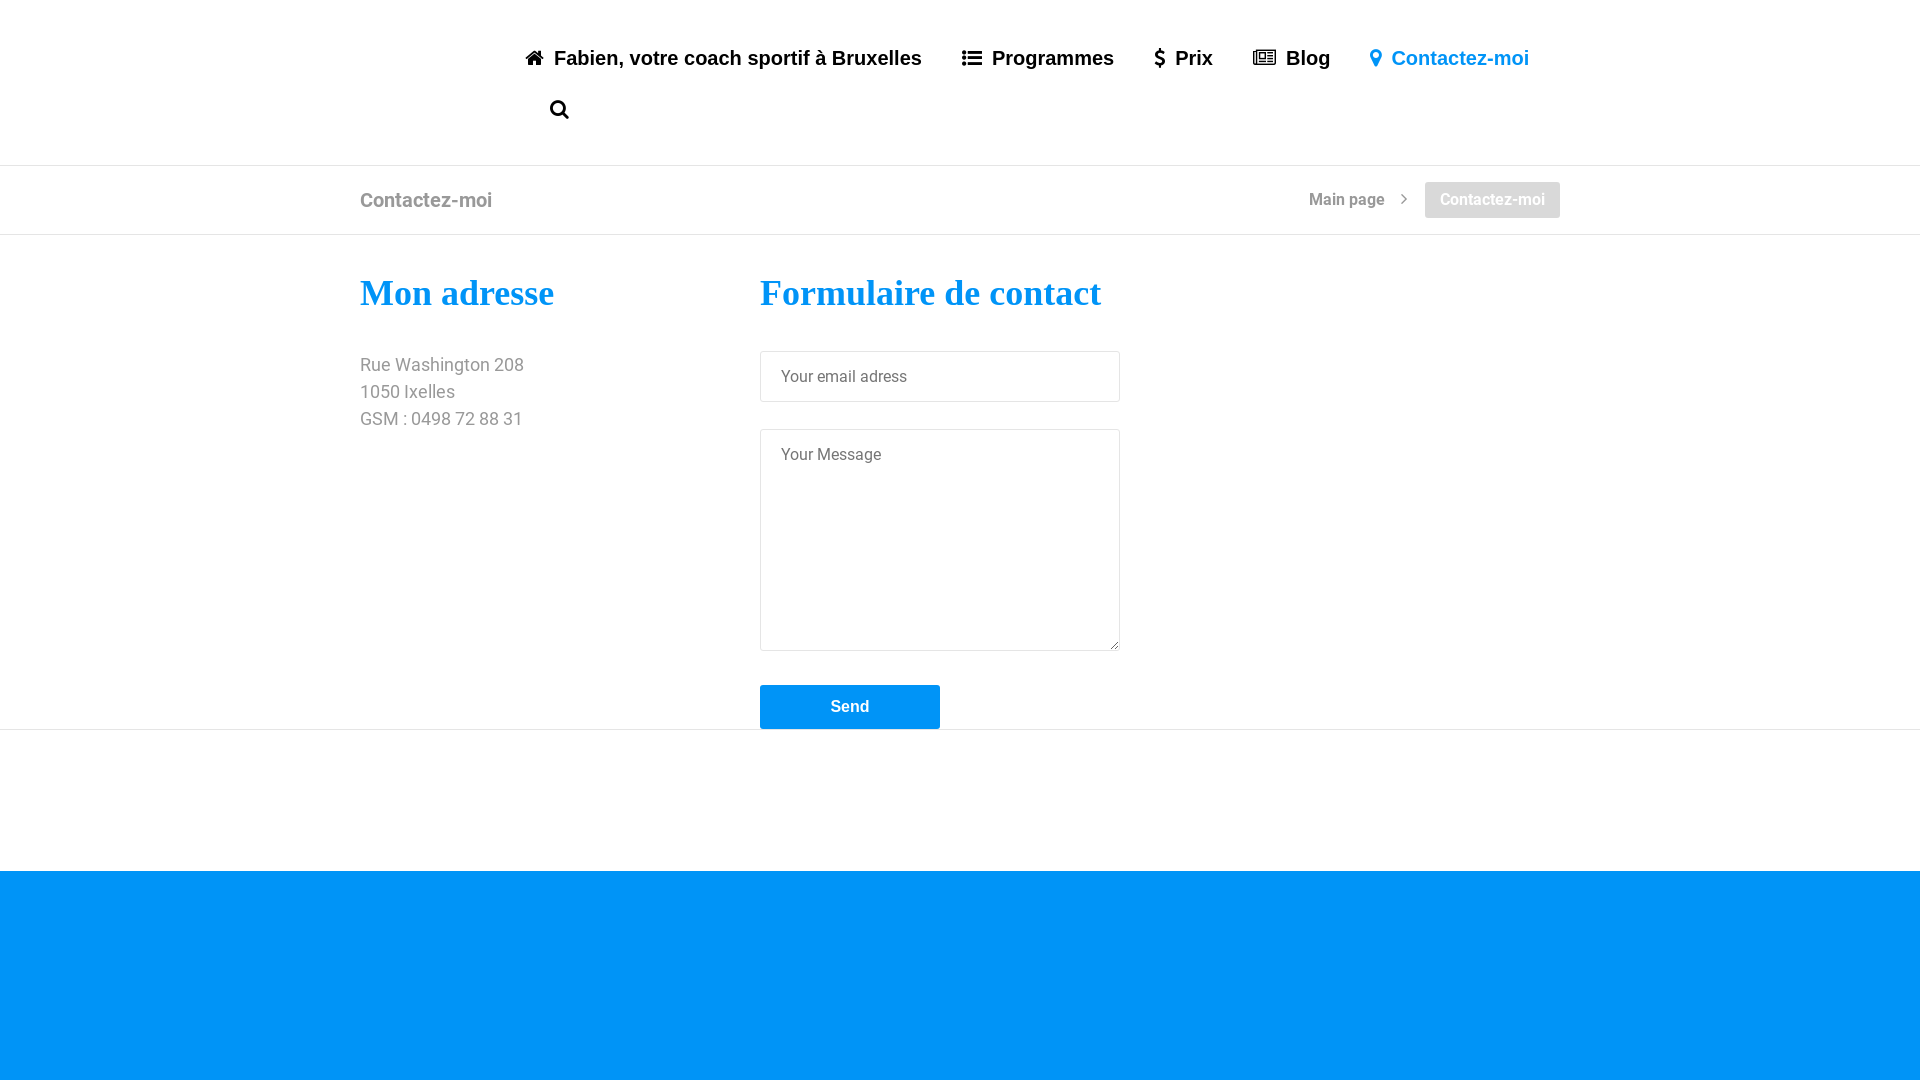 This screenshot has width=1920, height=1080. I want to click on 'Programmes', so click(1037, 80).